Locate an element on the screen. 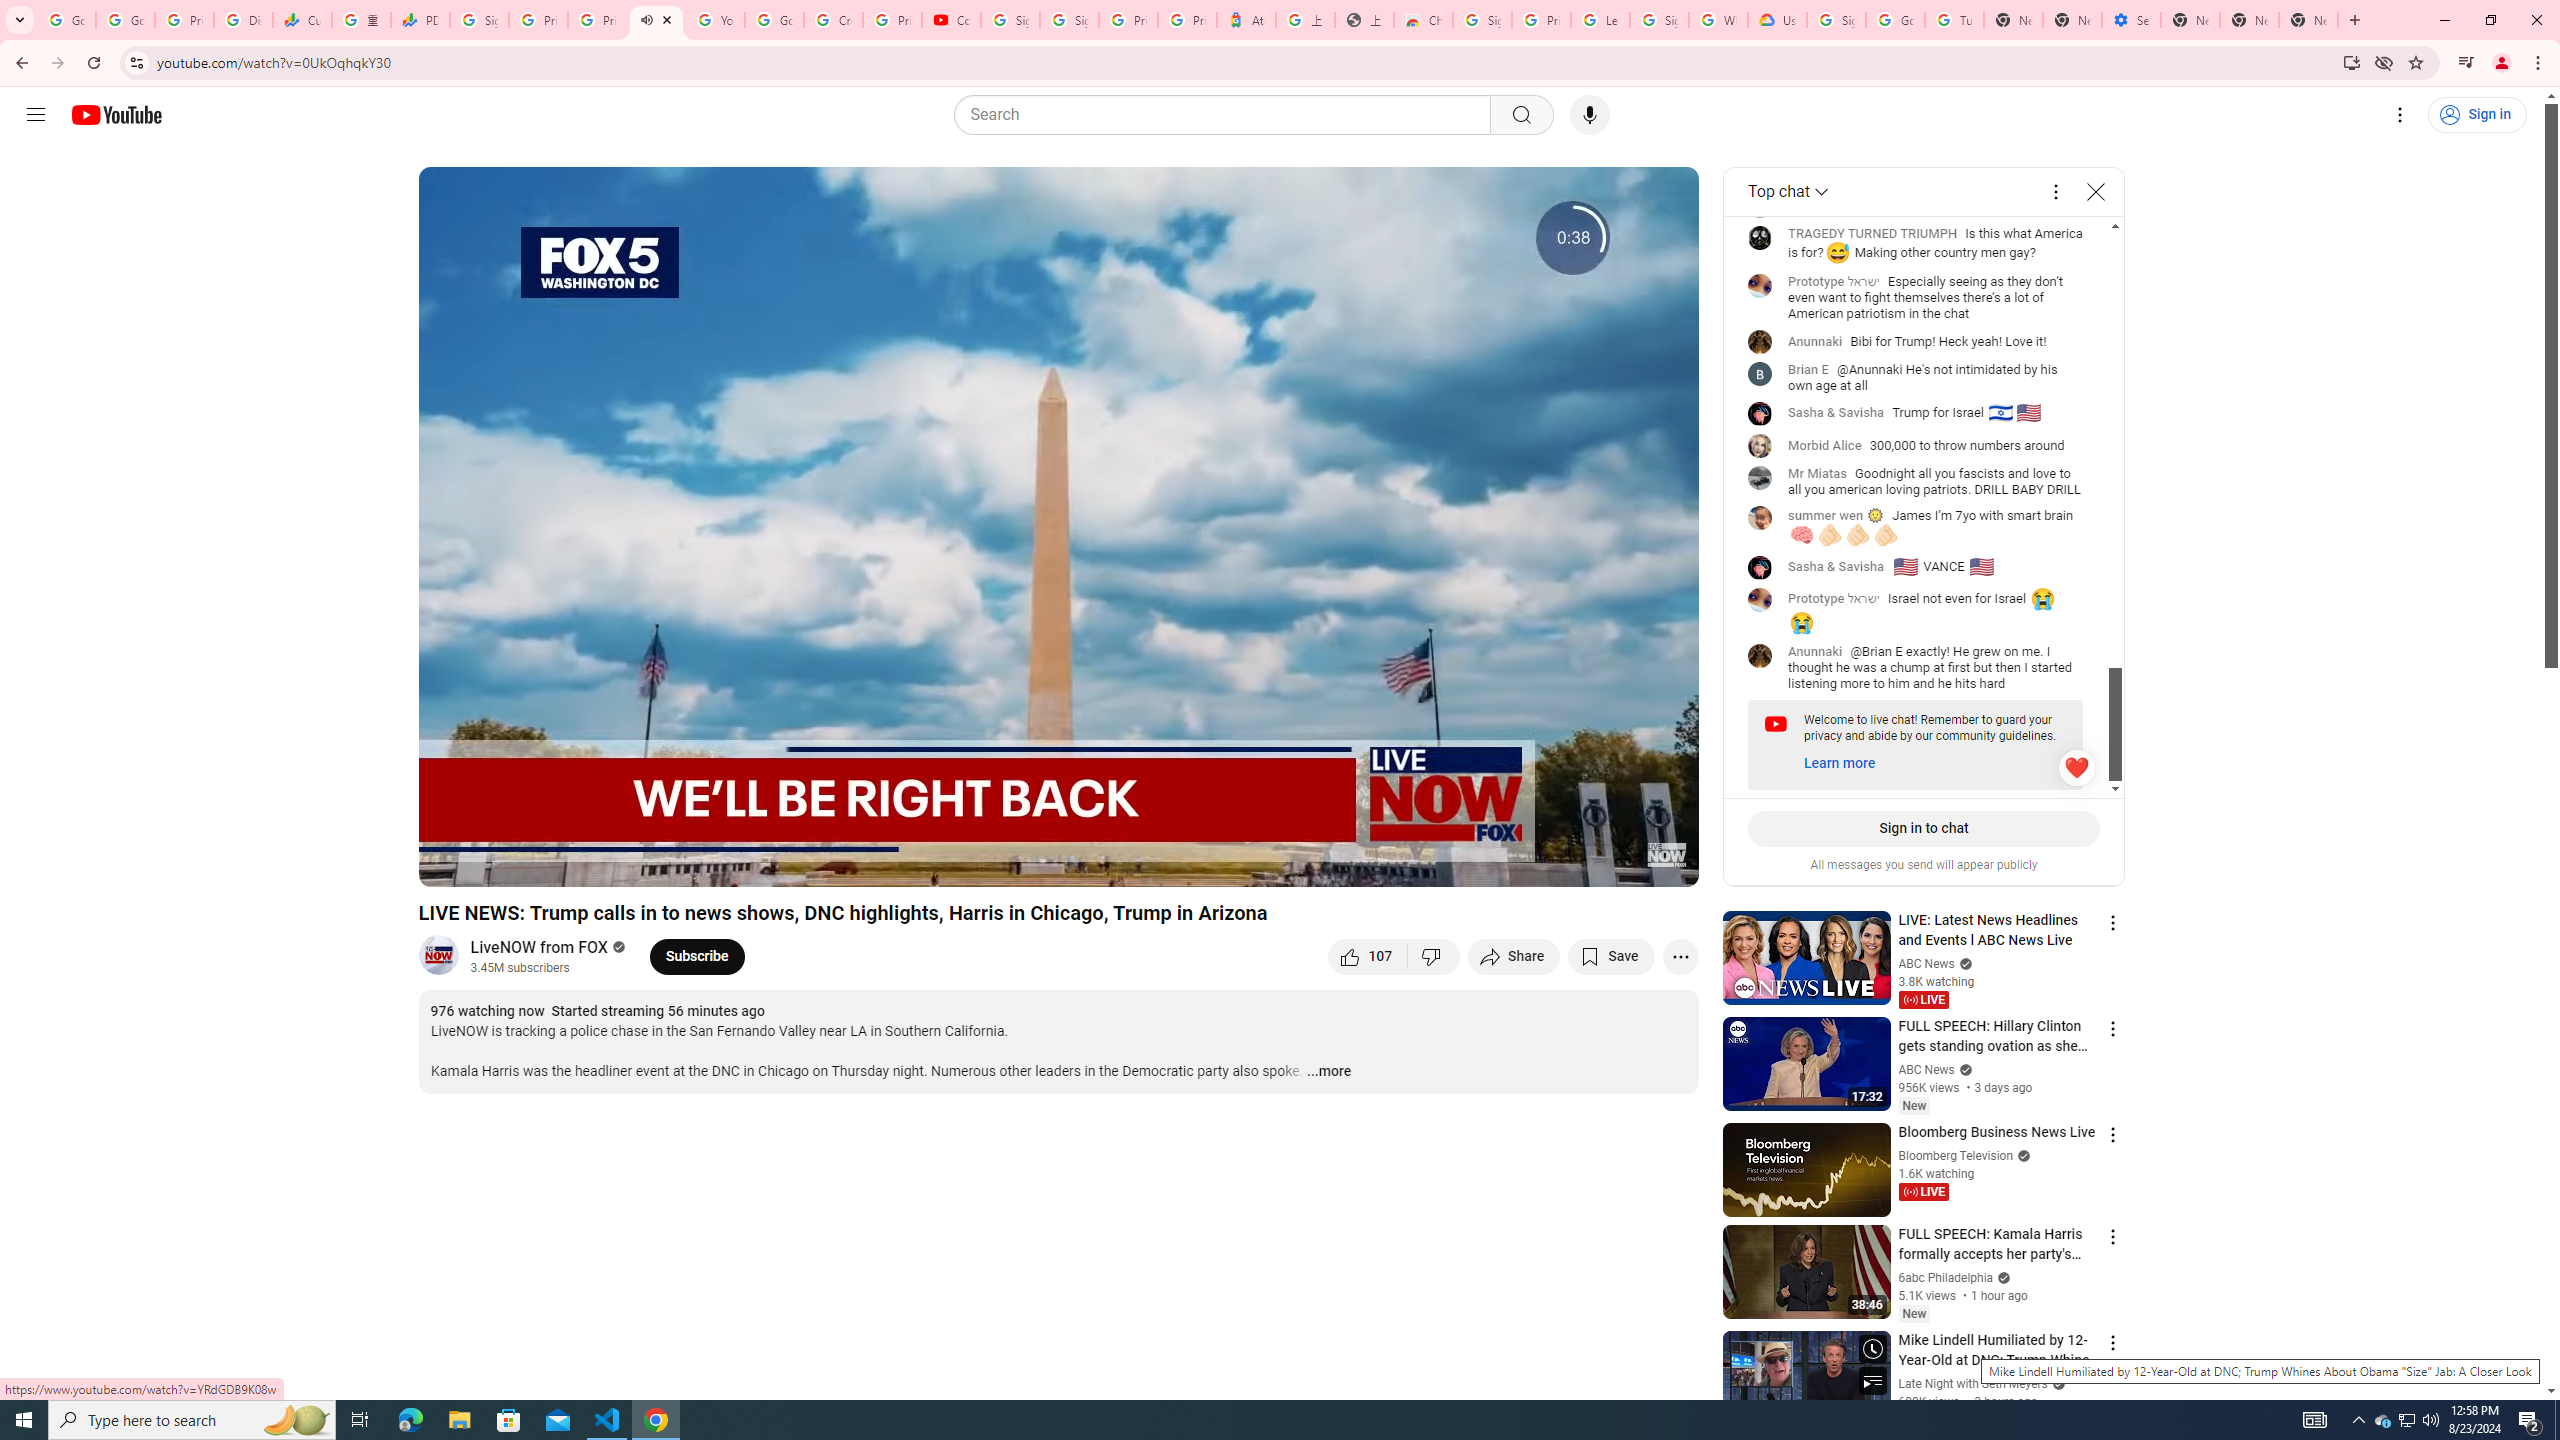  'Channel watermark' is located at coordinates (1666, 854).